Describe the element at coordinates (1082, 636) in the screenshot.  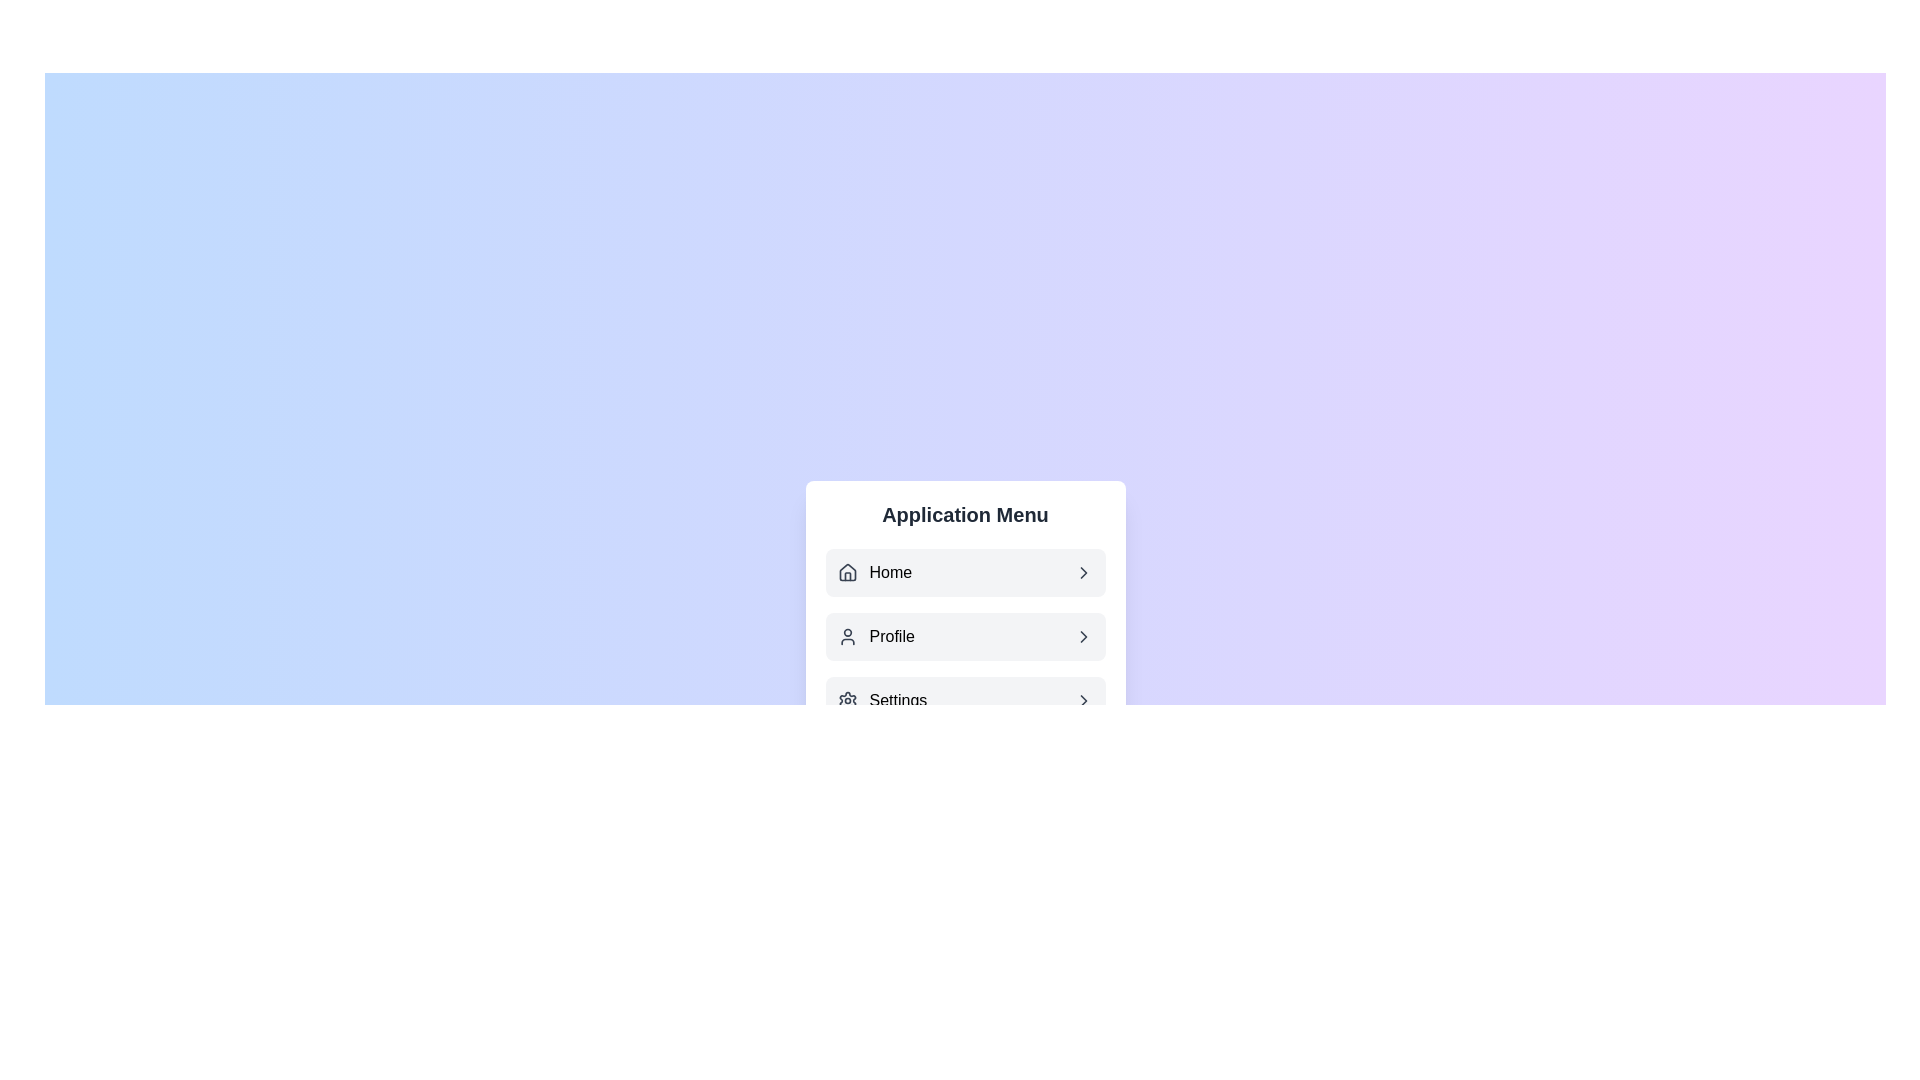
I see `the chevron icon located to the far right of the 'Profile' menu item` at that location.